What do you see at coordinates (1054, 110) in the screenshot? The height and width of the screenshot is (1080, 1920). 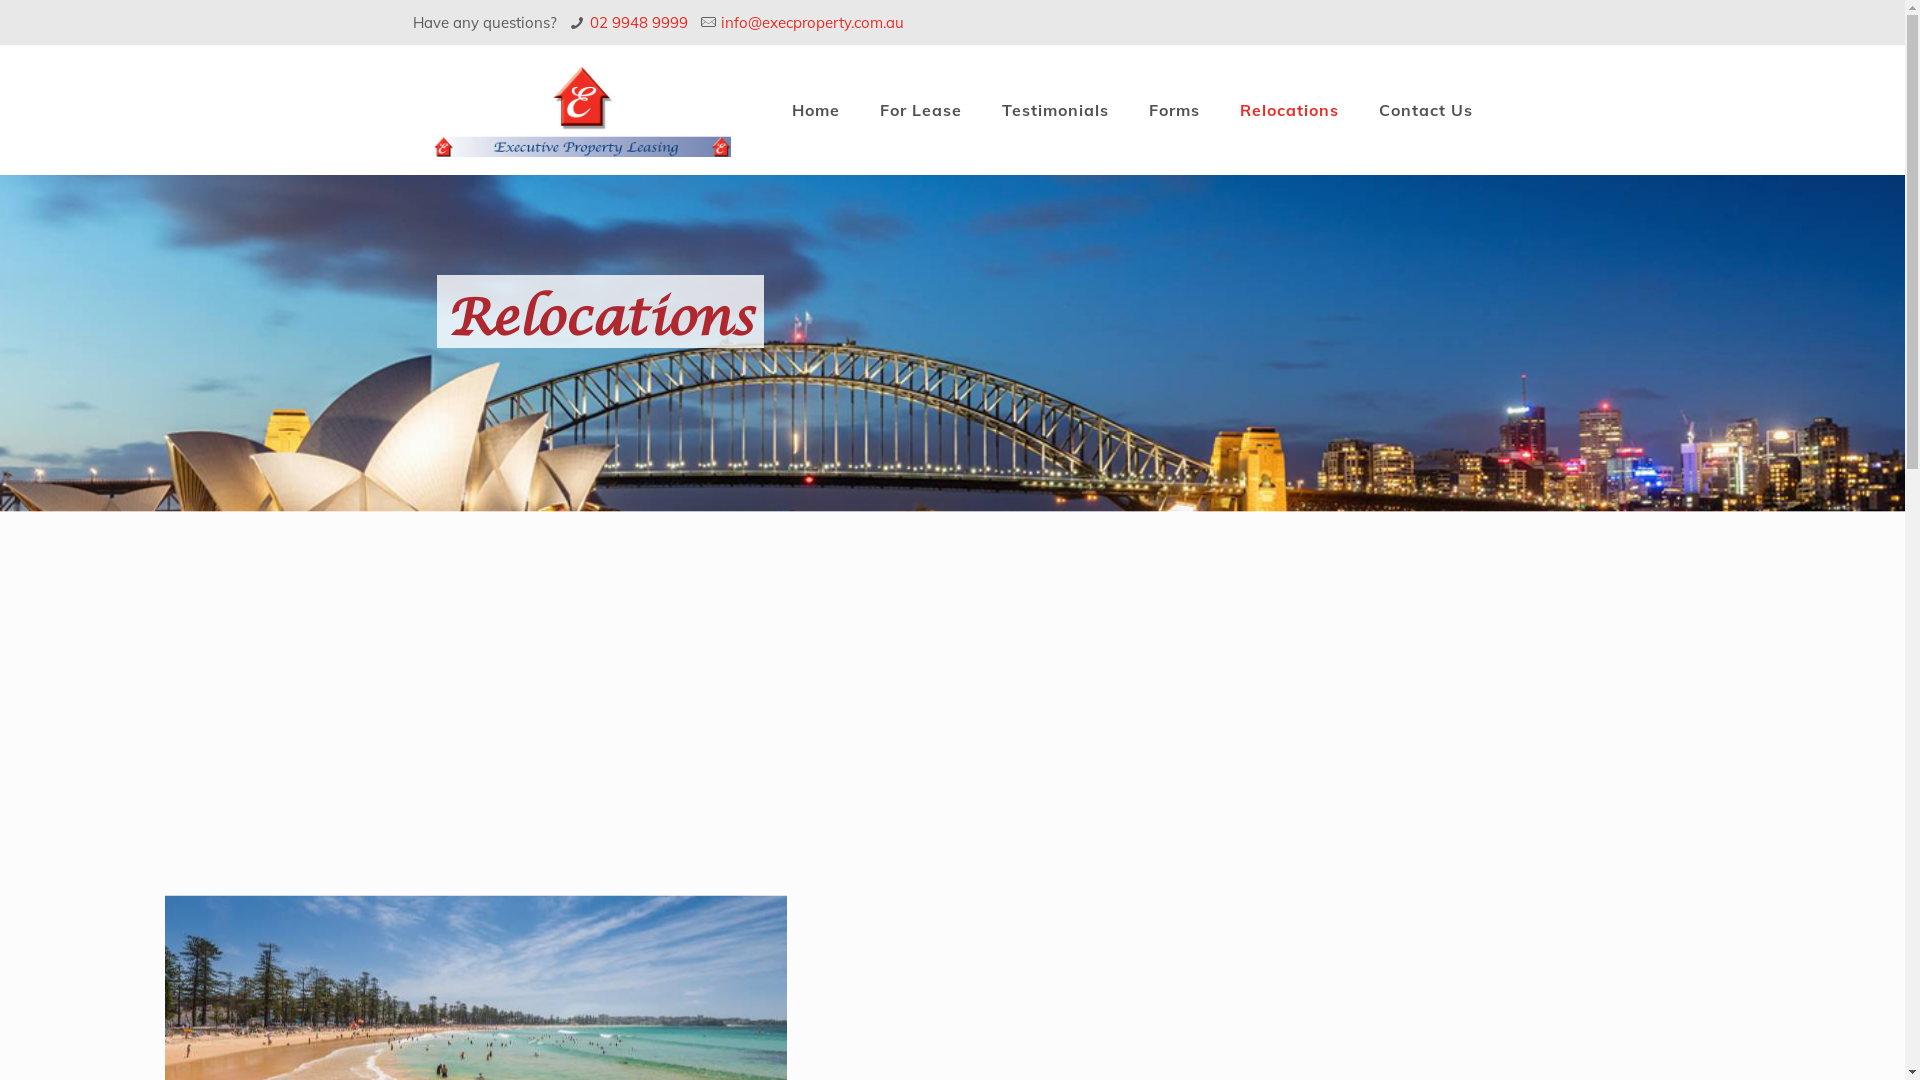 I see `'Testimonials'` at bounding box center [1054, 110].